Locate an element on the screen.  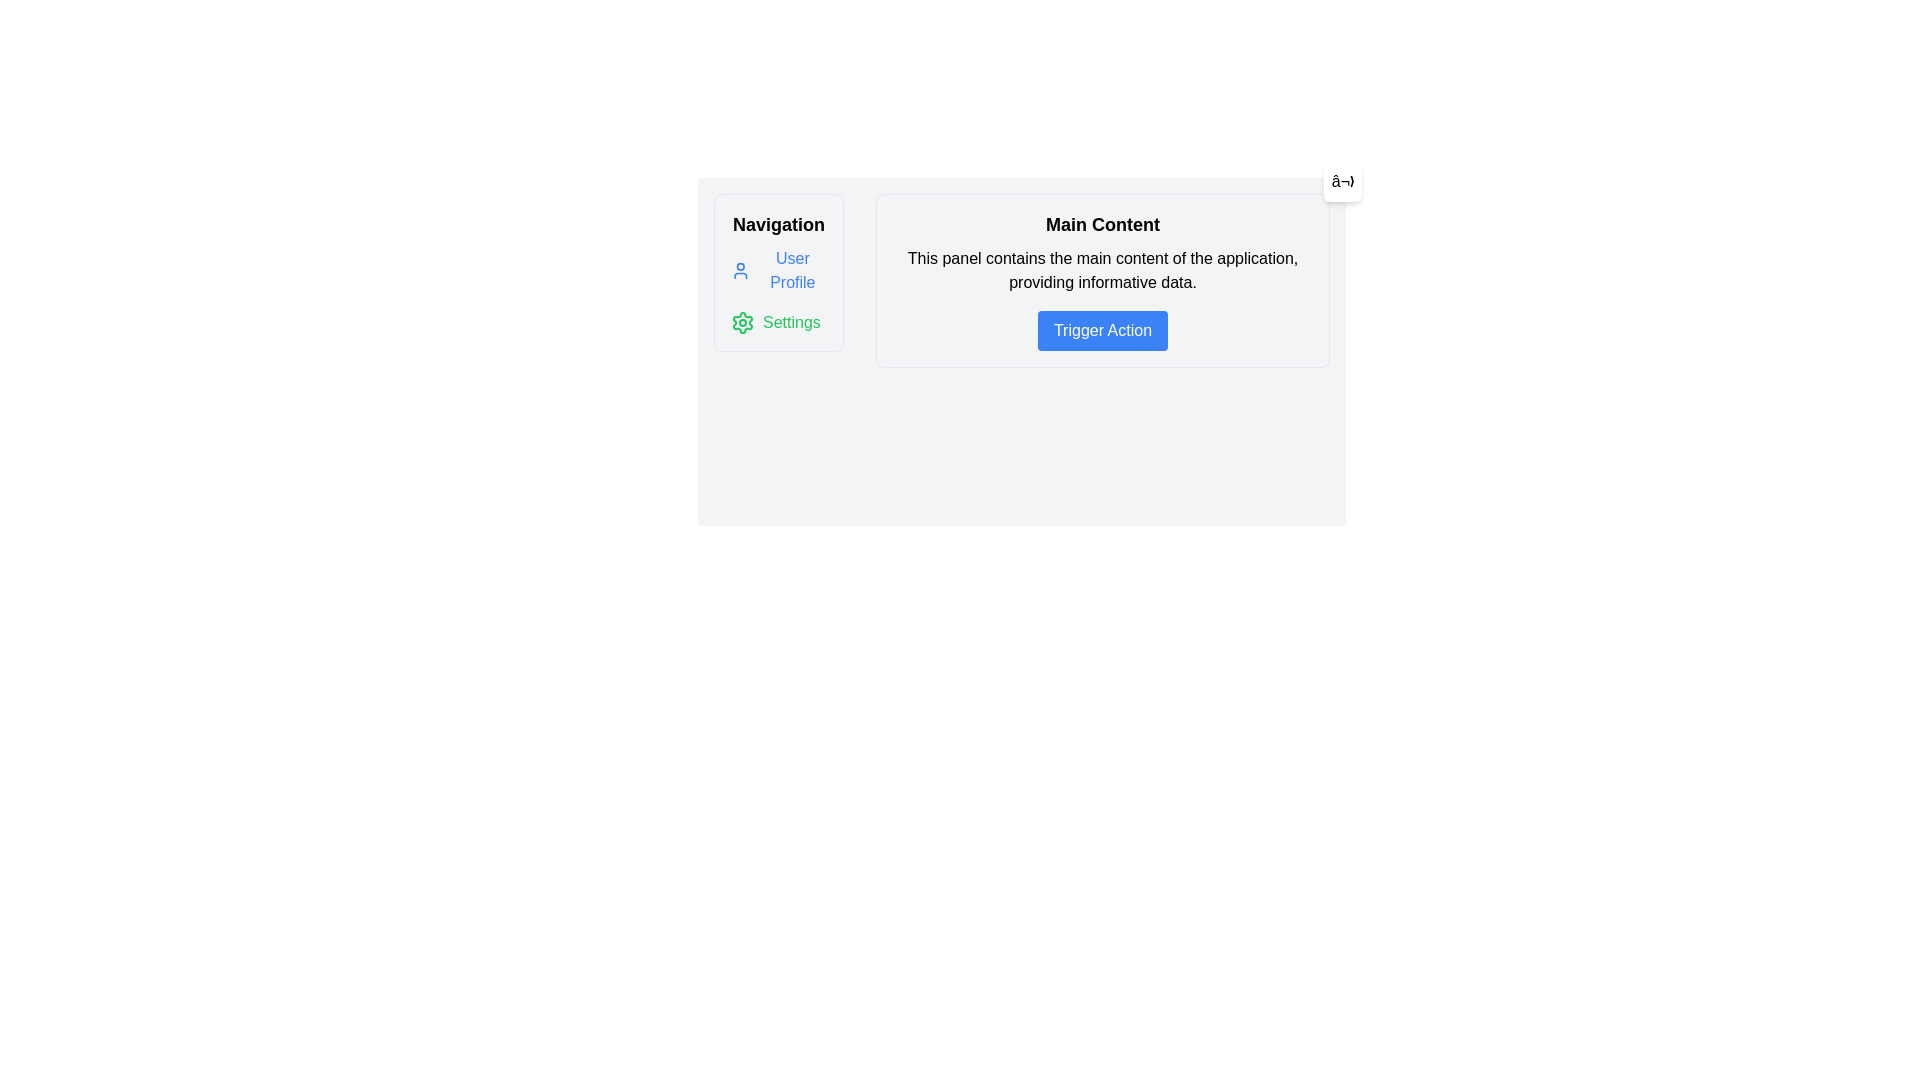
the user profile icon located in the navigation panel, positioned directly above the text 'User Profile' is located at coordinates (739, 270).